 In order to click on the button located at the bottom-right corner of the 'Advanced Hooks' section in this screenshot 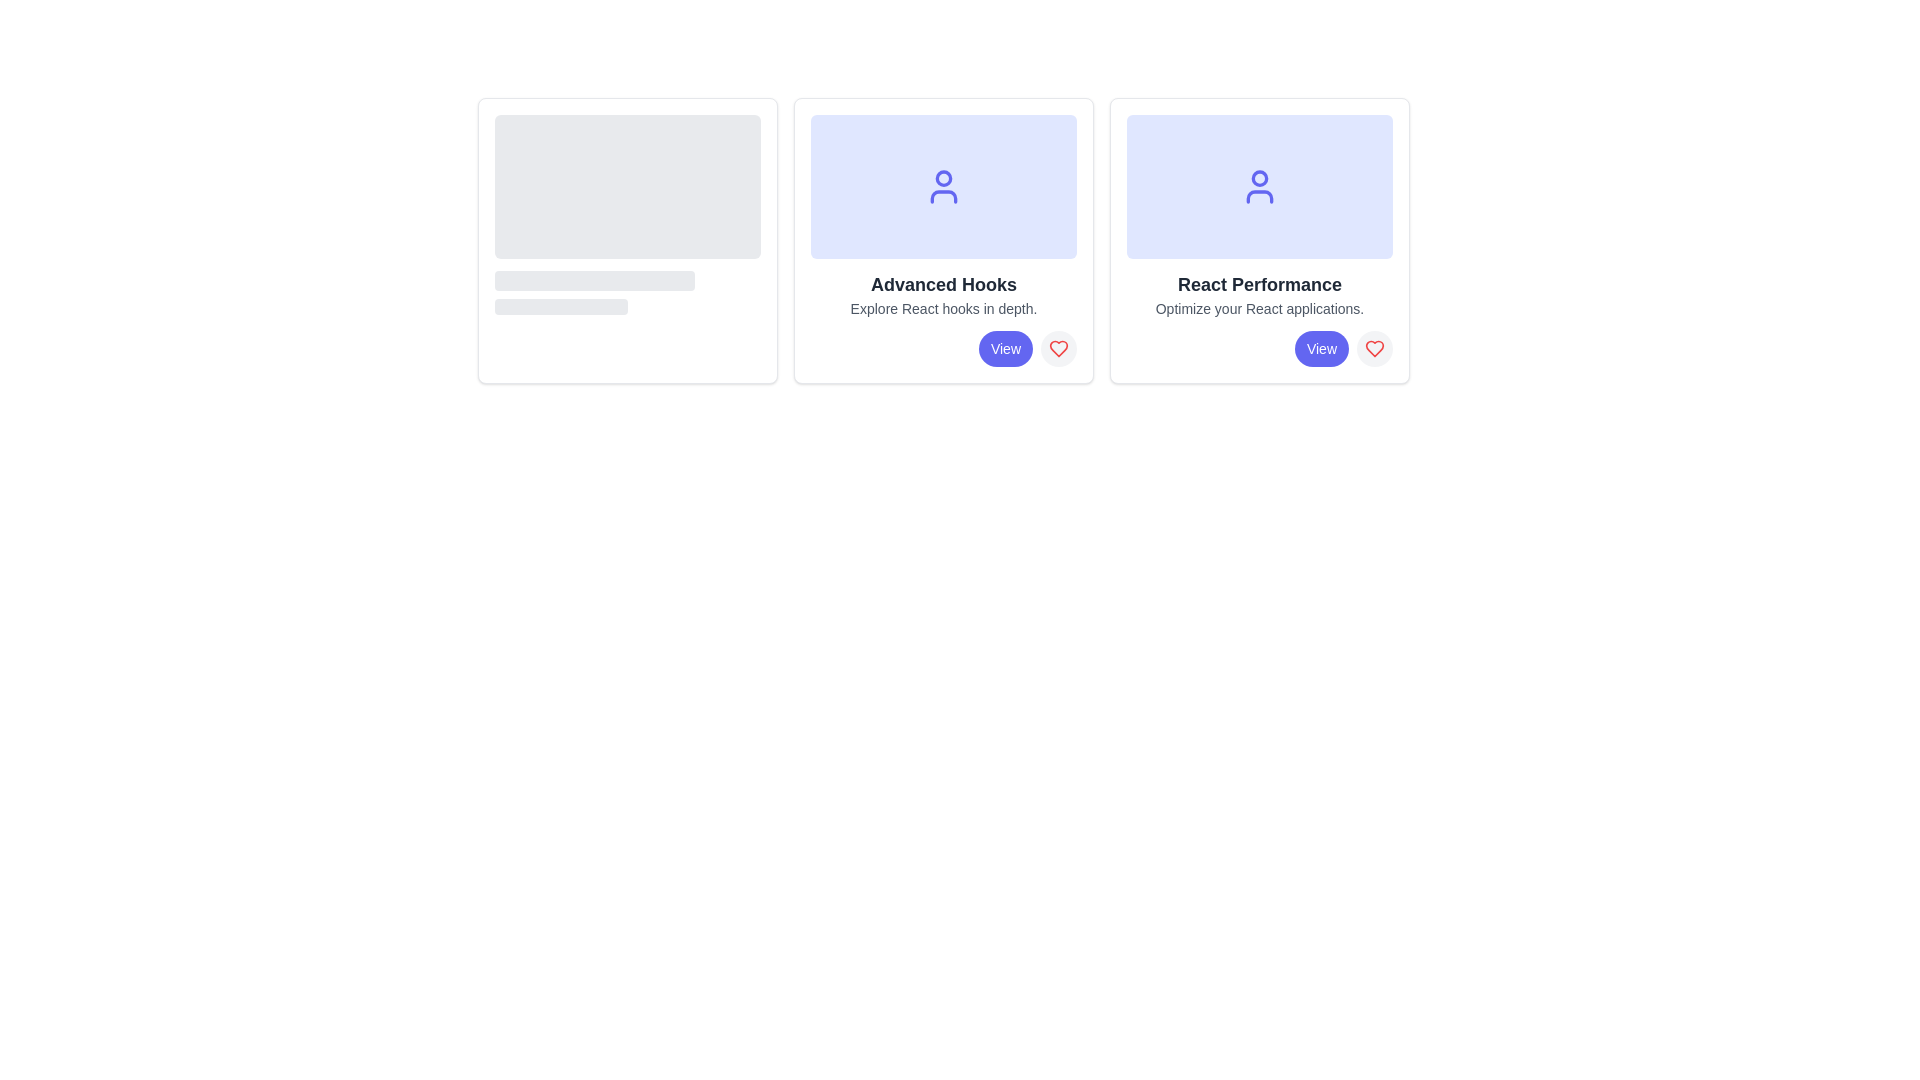, I will do `click(1005, 347)`.